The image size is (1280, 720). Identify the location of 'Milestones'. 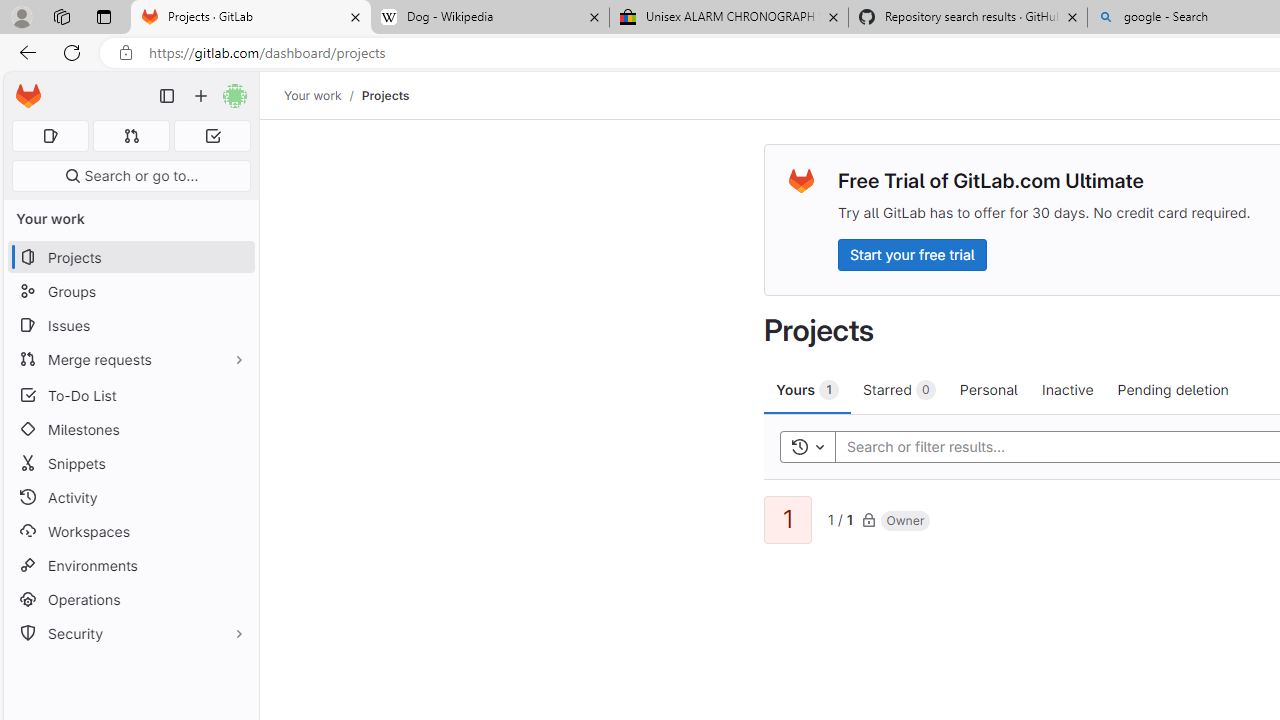
(130, 428).